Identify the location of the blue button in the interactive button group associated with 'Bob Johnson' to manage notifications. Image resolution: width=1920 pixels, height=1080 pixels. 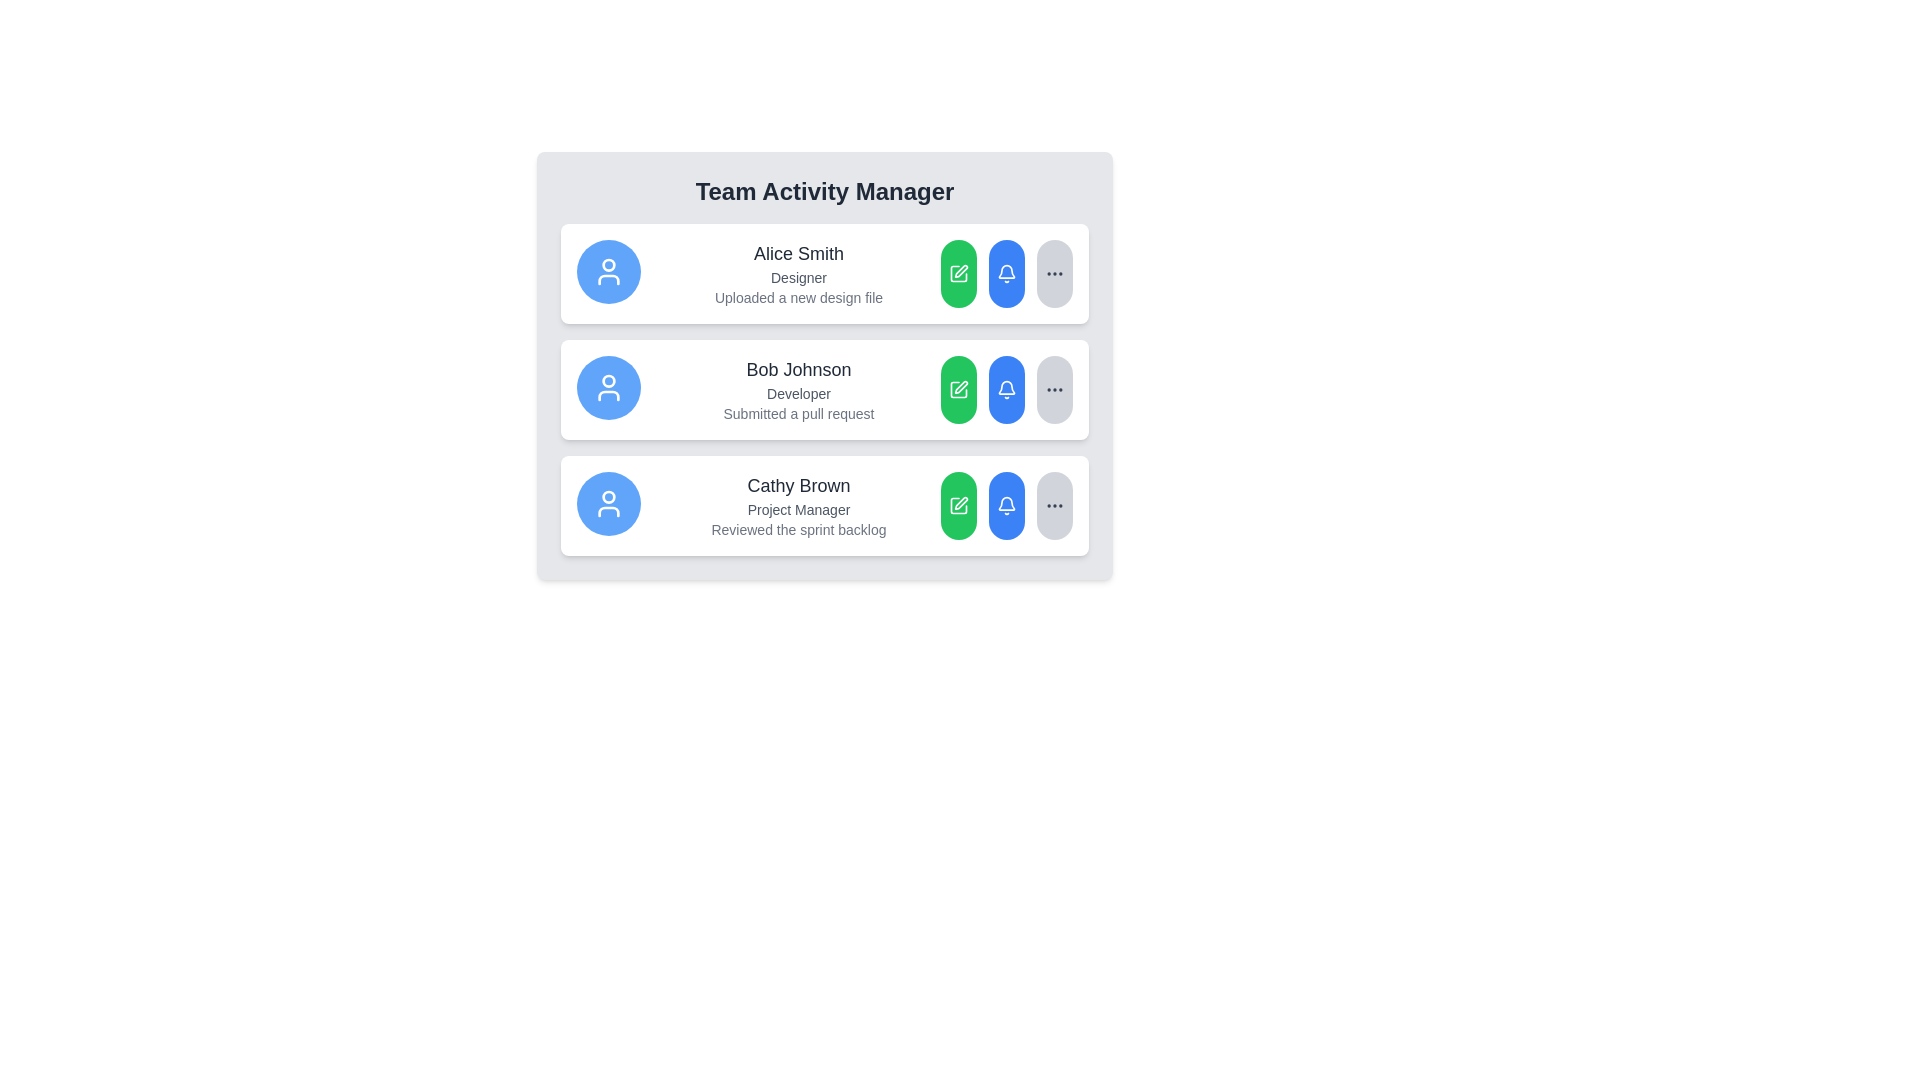
(1007, 389).